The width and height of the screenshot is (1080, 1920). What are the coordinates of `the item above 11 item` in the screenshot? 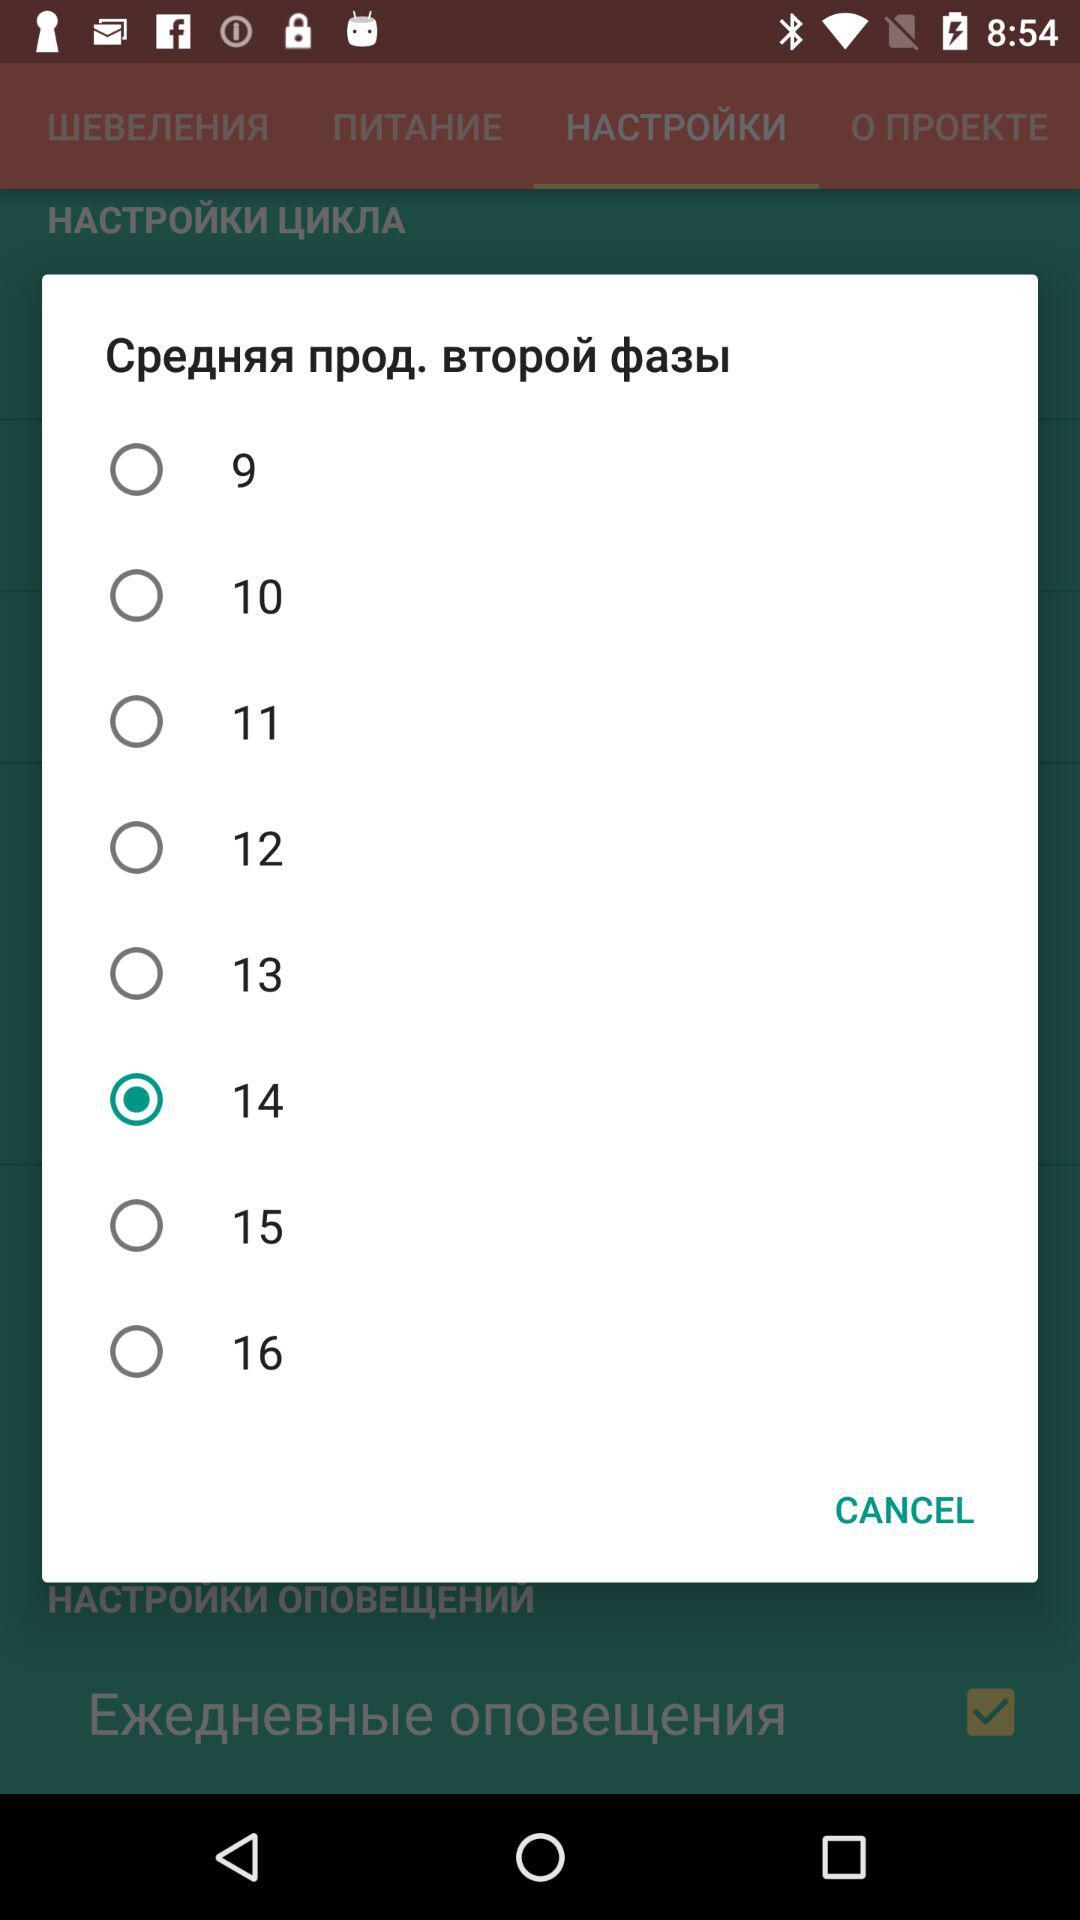 It's located at (540, 594).